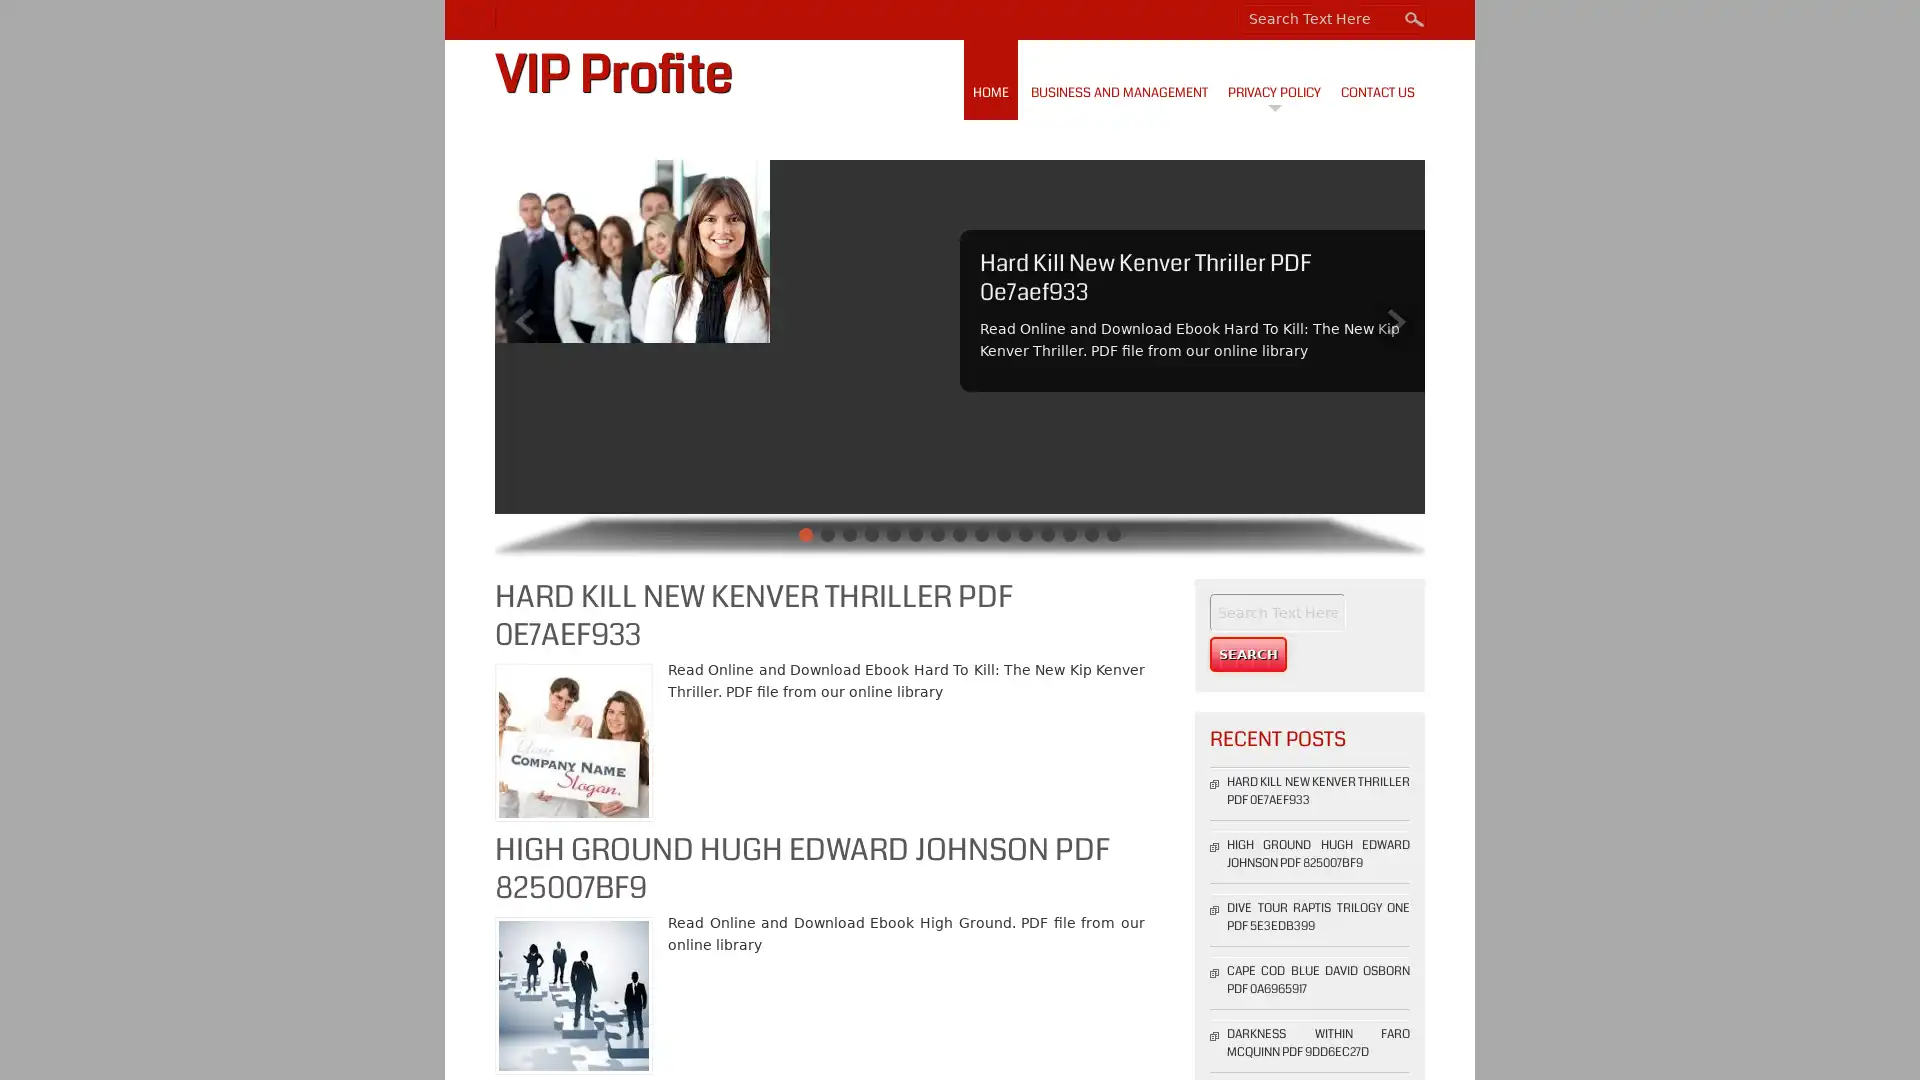 This screenshot has width=1920, height=1080. What do you see at coordinates (1247, 654) in the screenshot?
I see `Search` at bounding box center [1247, 654].